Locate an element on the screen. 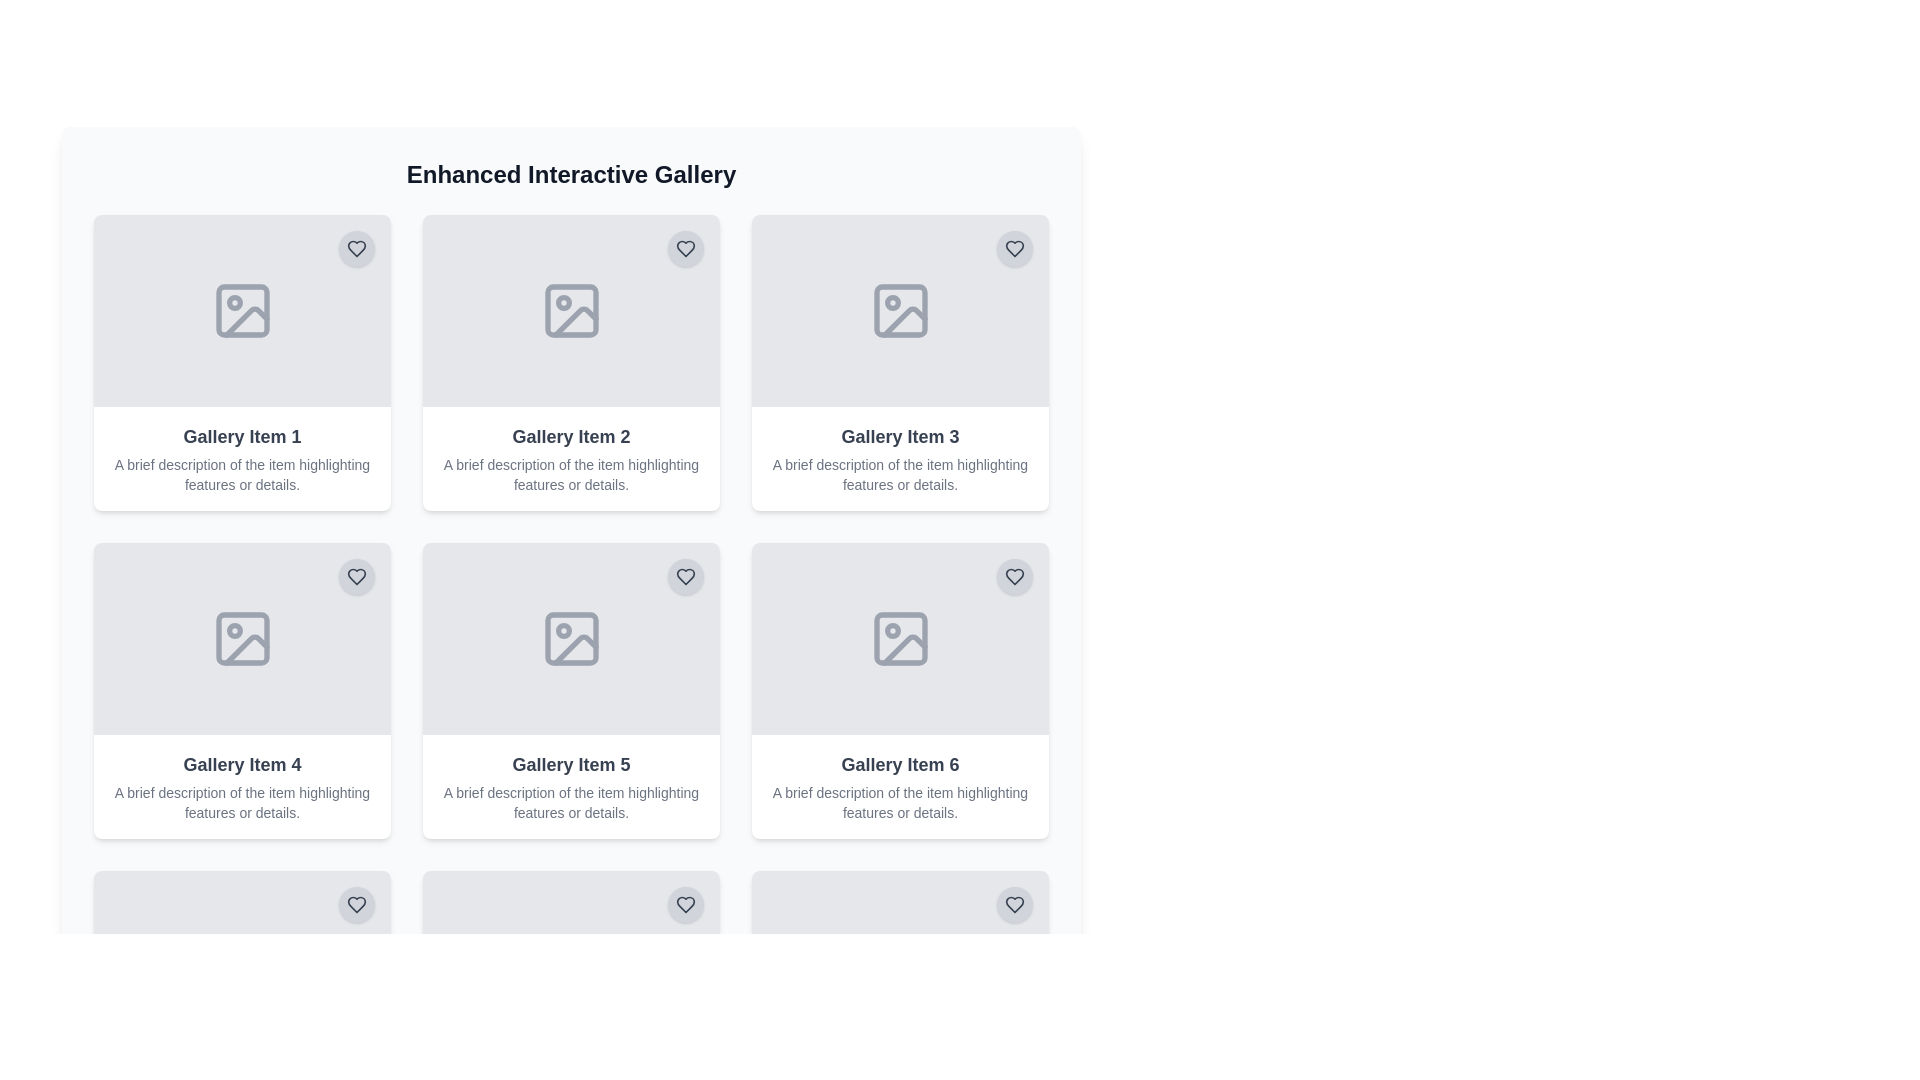  the landscape image icon within the first gallery card labeled 'Gallery Item 1' is located at coordinates (245, 321).